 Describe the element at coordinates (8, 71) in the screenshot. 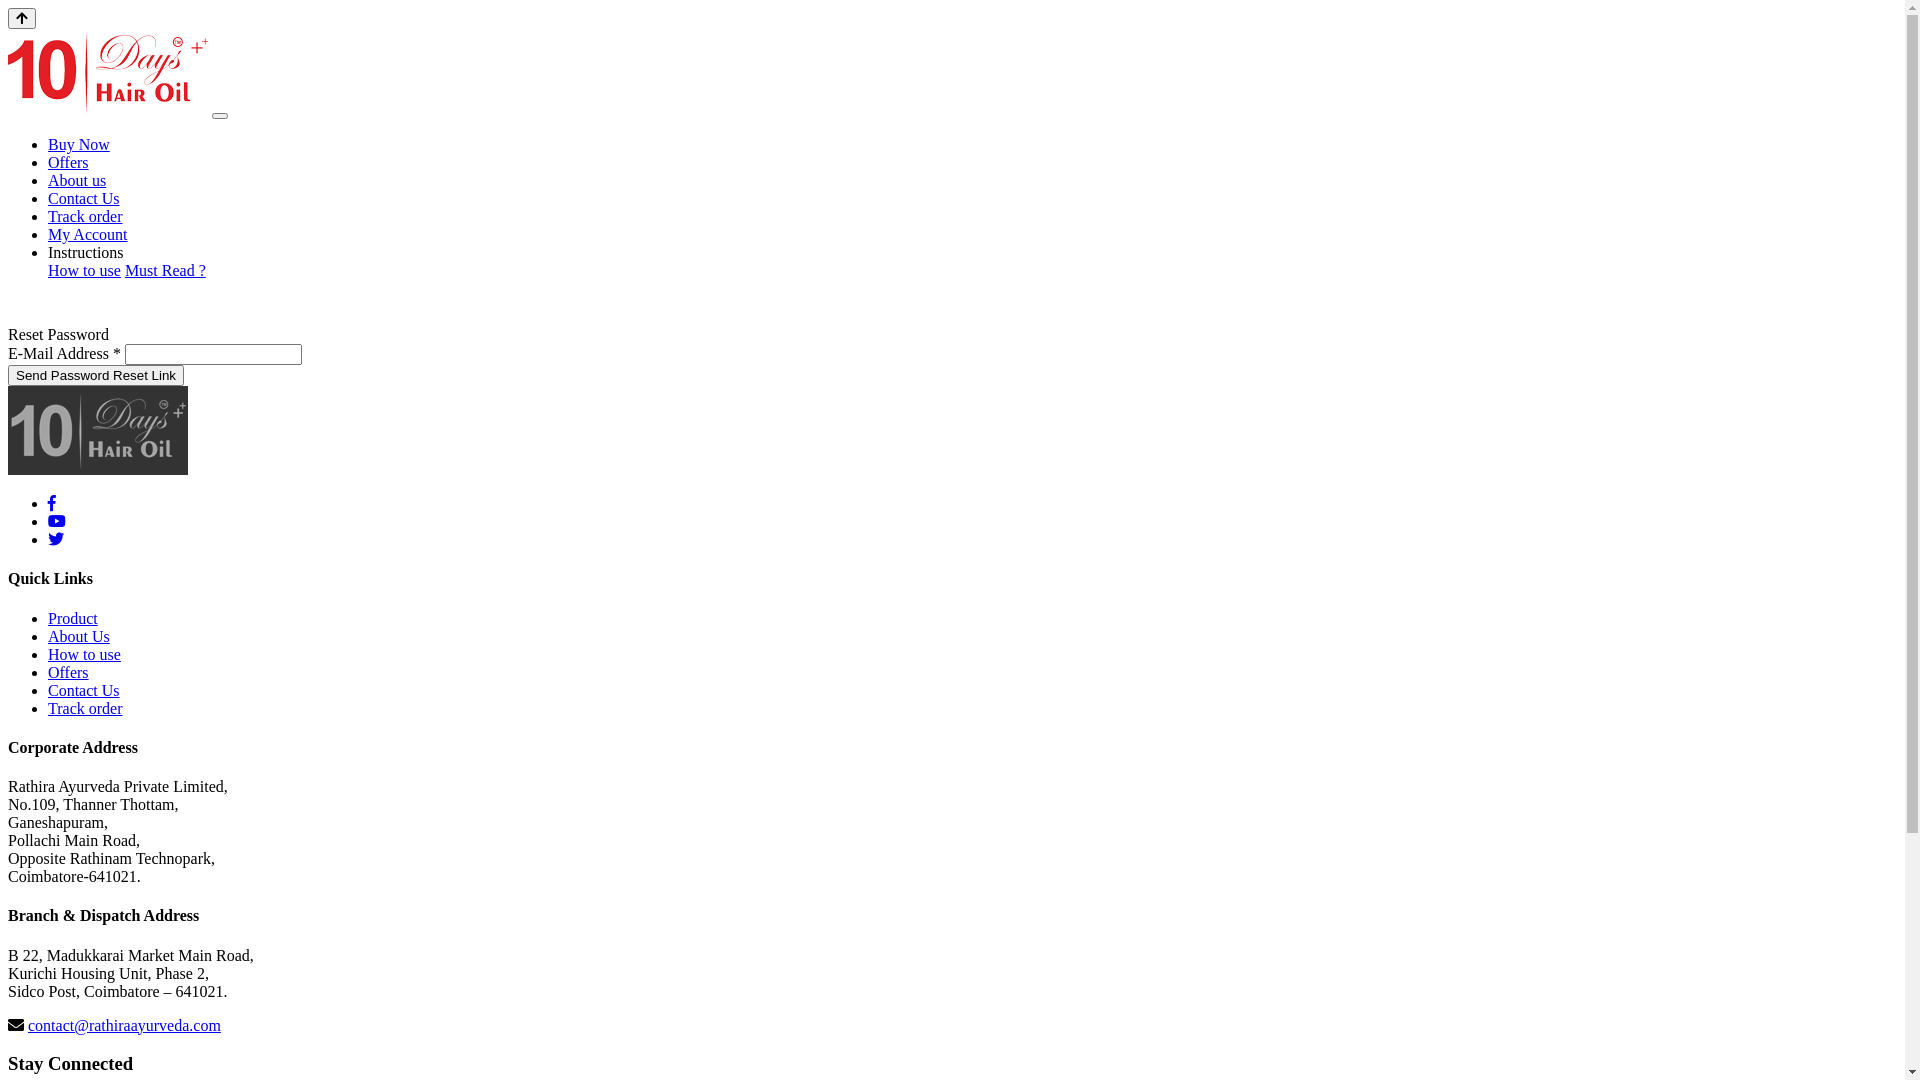

I see `'10 Days Hair Oil'` at that location.